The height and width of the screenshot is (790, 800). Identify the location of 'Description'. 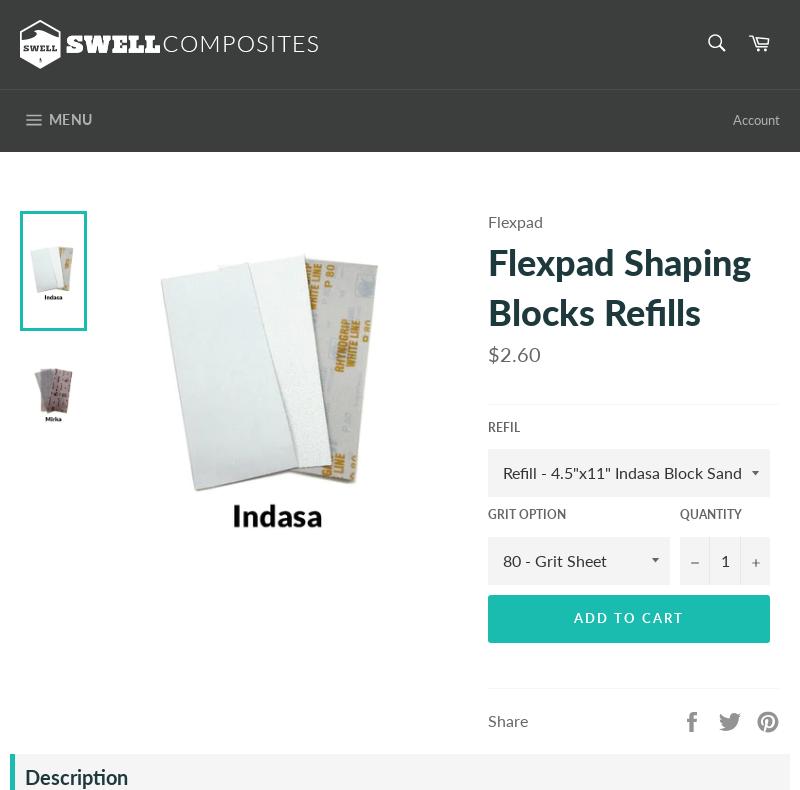
(76, 776).